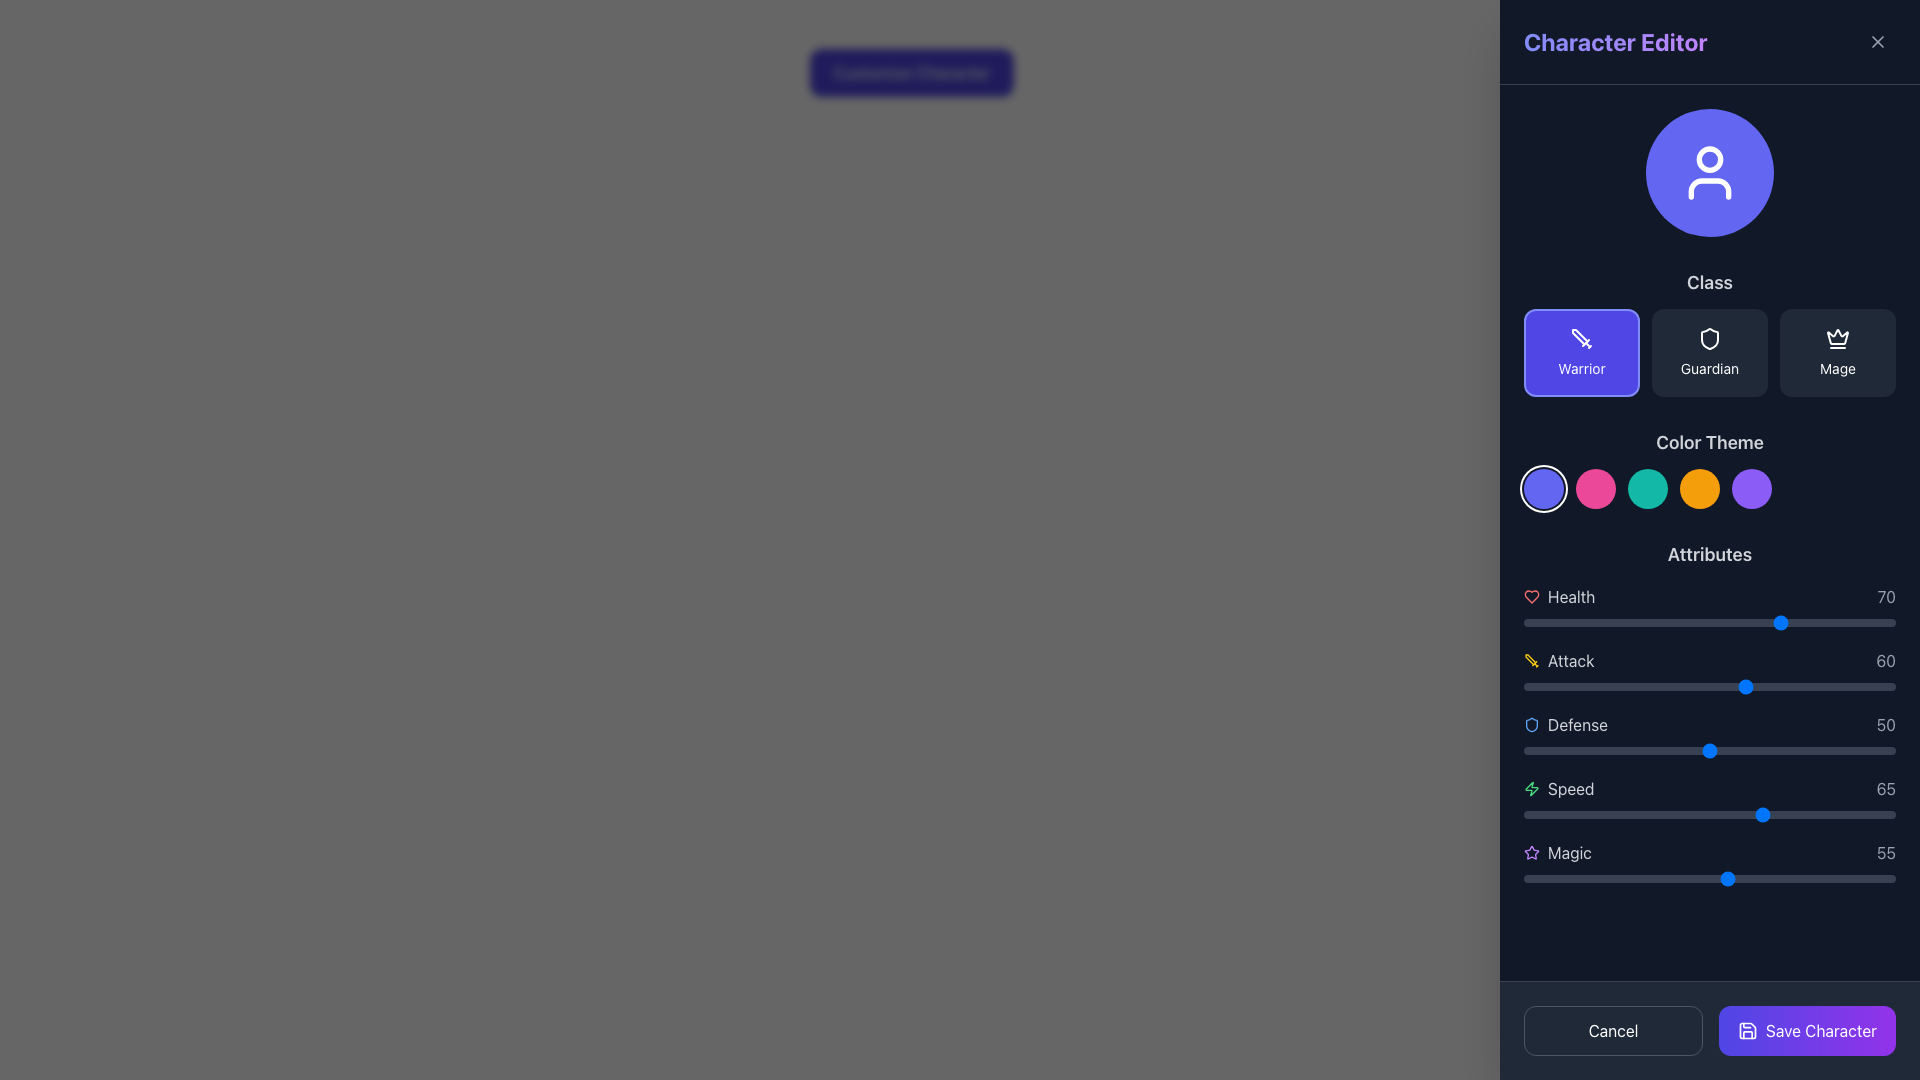 The height and width of the screenshot is (1080, 1920). I want to click on the button labeled 'Guardian' which has a dark background, white border, and a shield icon, so click(1708, 331).